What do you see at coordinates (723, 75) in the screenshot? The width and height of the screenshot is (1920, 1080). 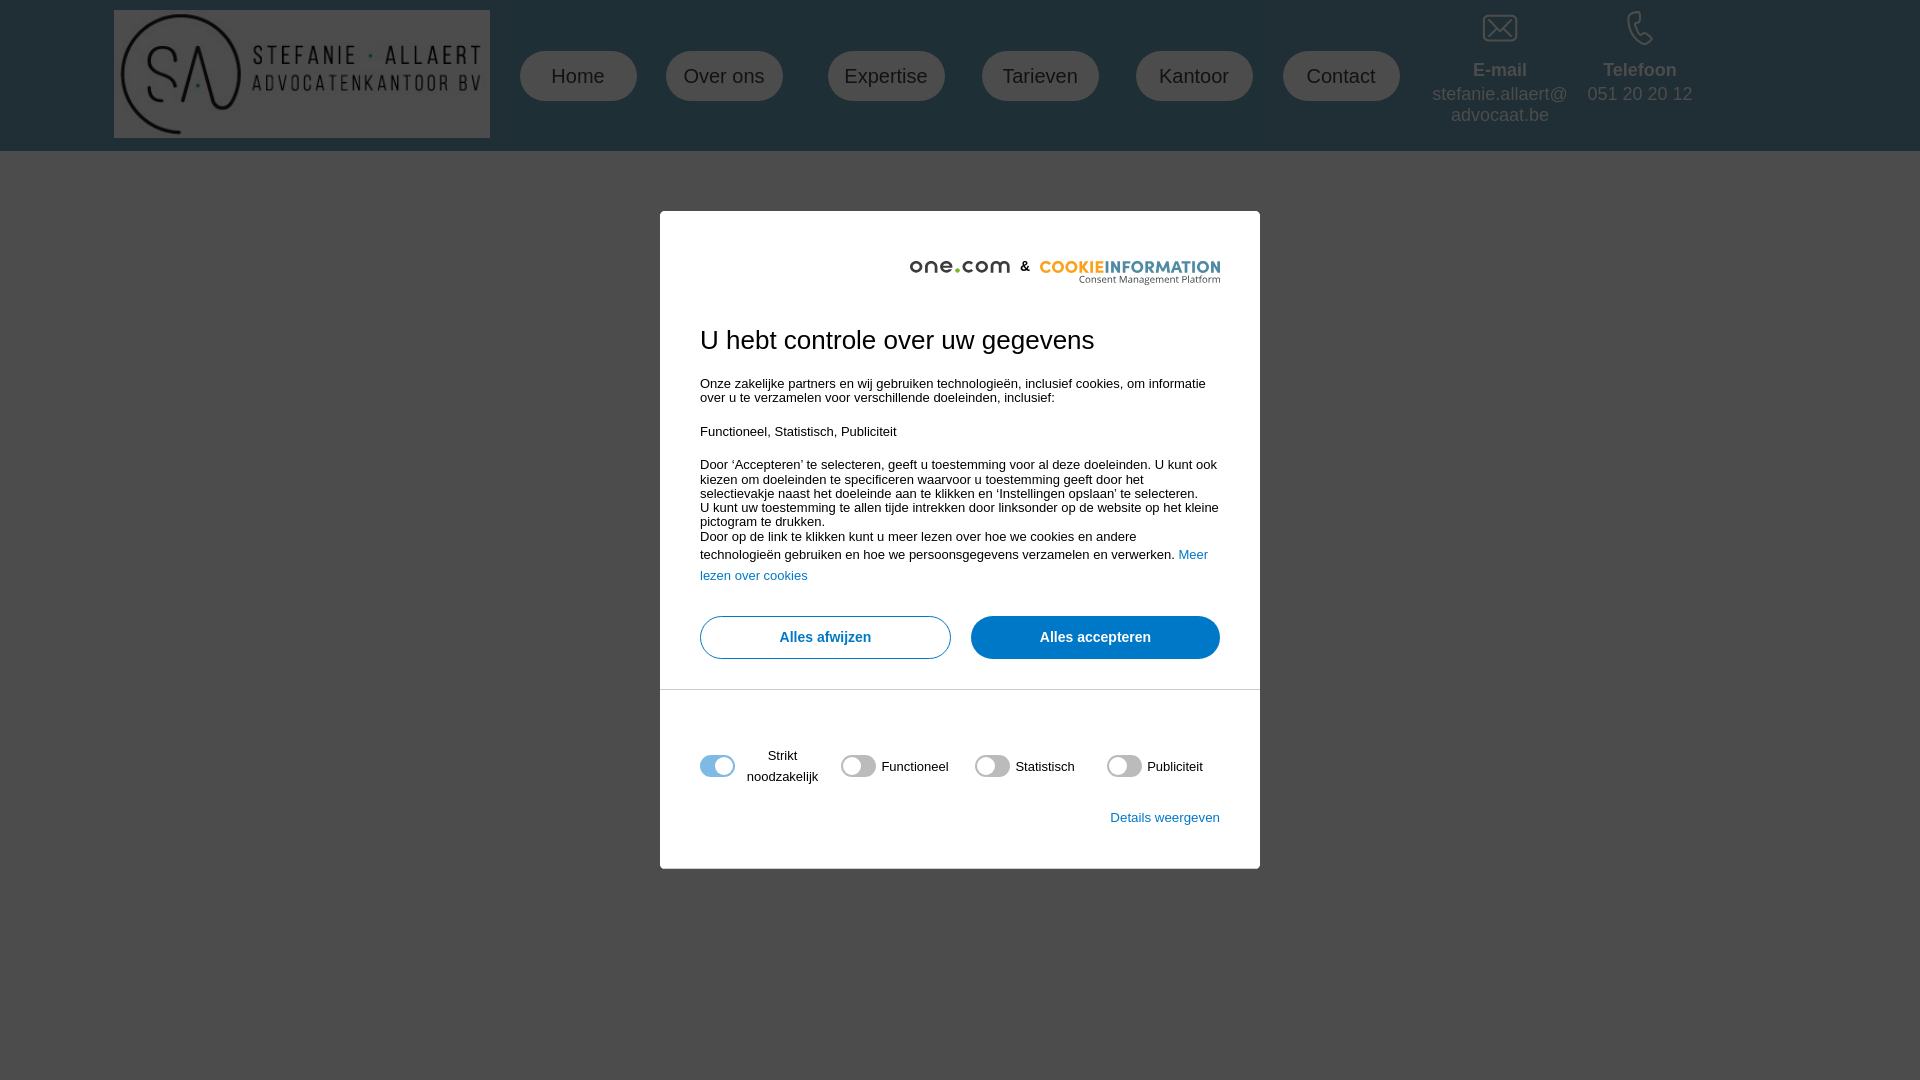 I see `'Over ons'` at bounding box center [723, 75].